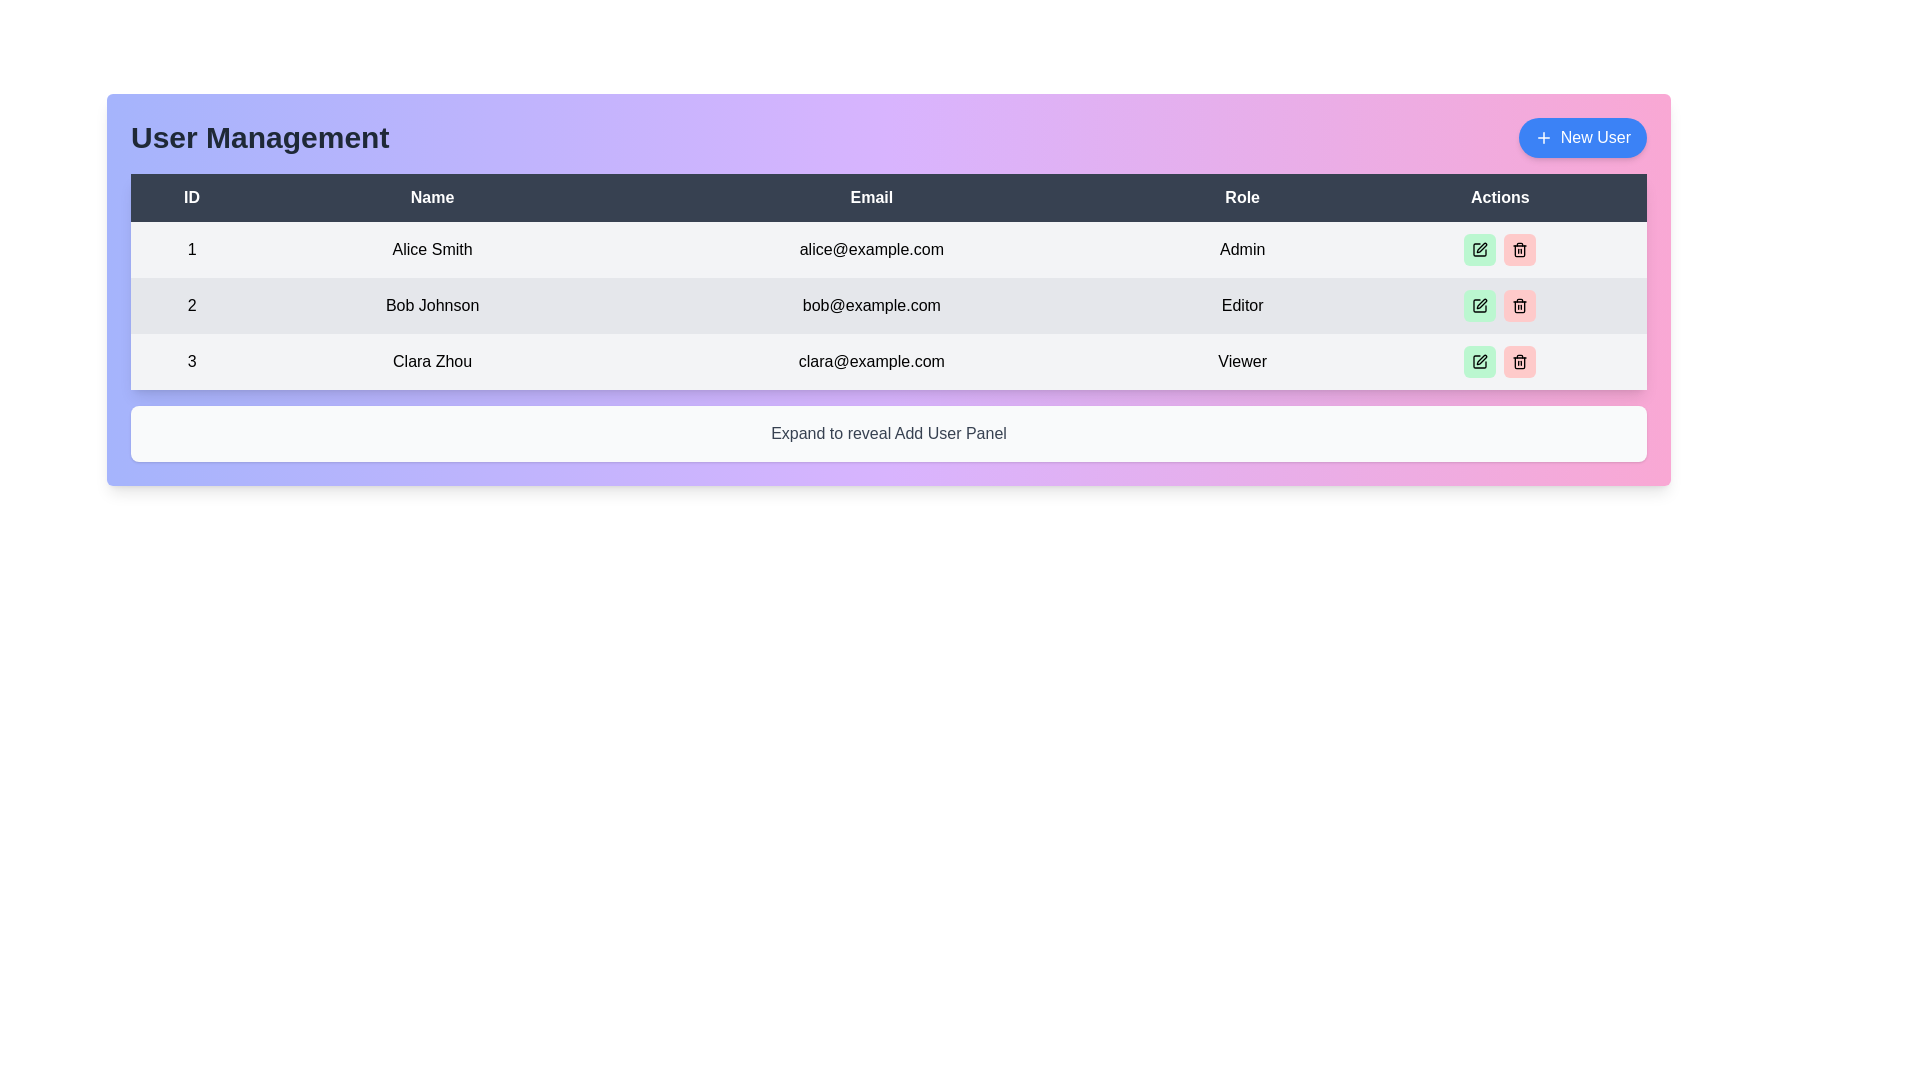  What do you see at coordinates (1542, 137) in the screenshot?
I see `the addition icon located within the 'New User' button at the top-right corner of the UI` at bounding box center [1542, 137].